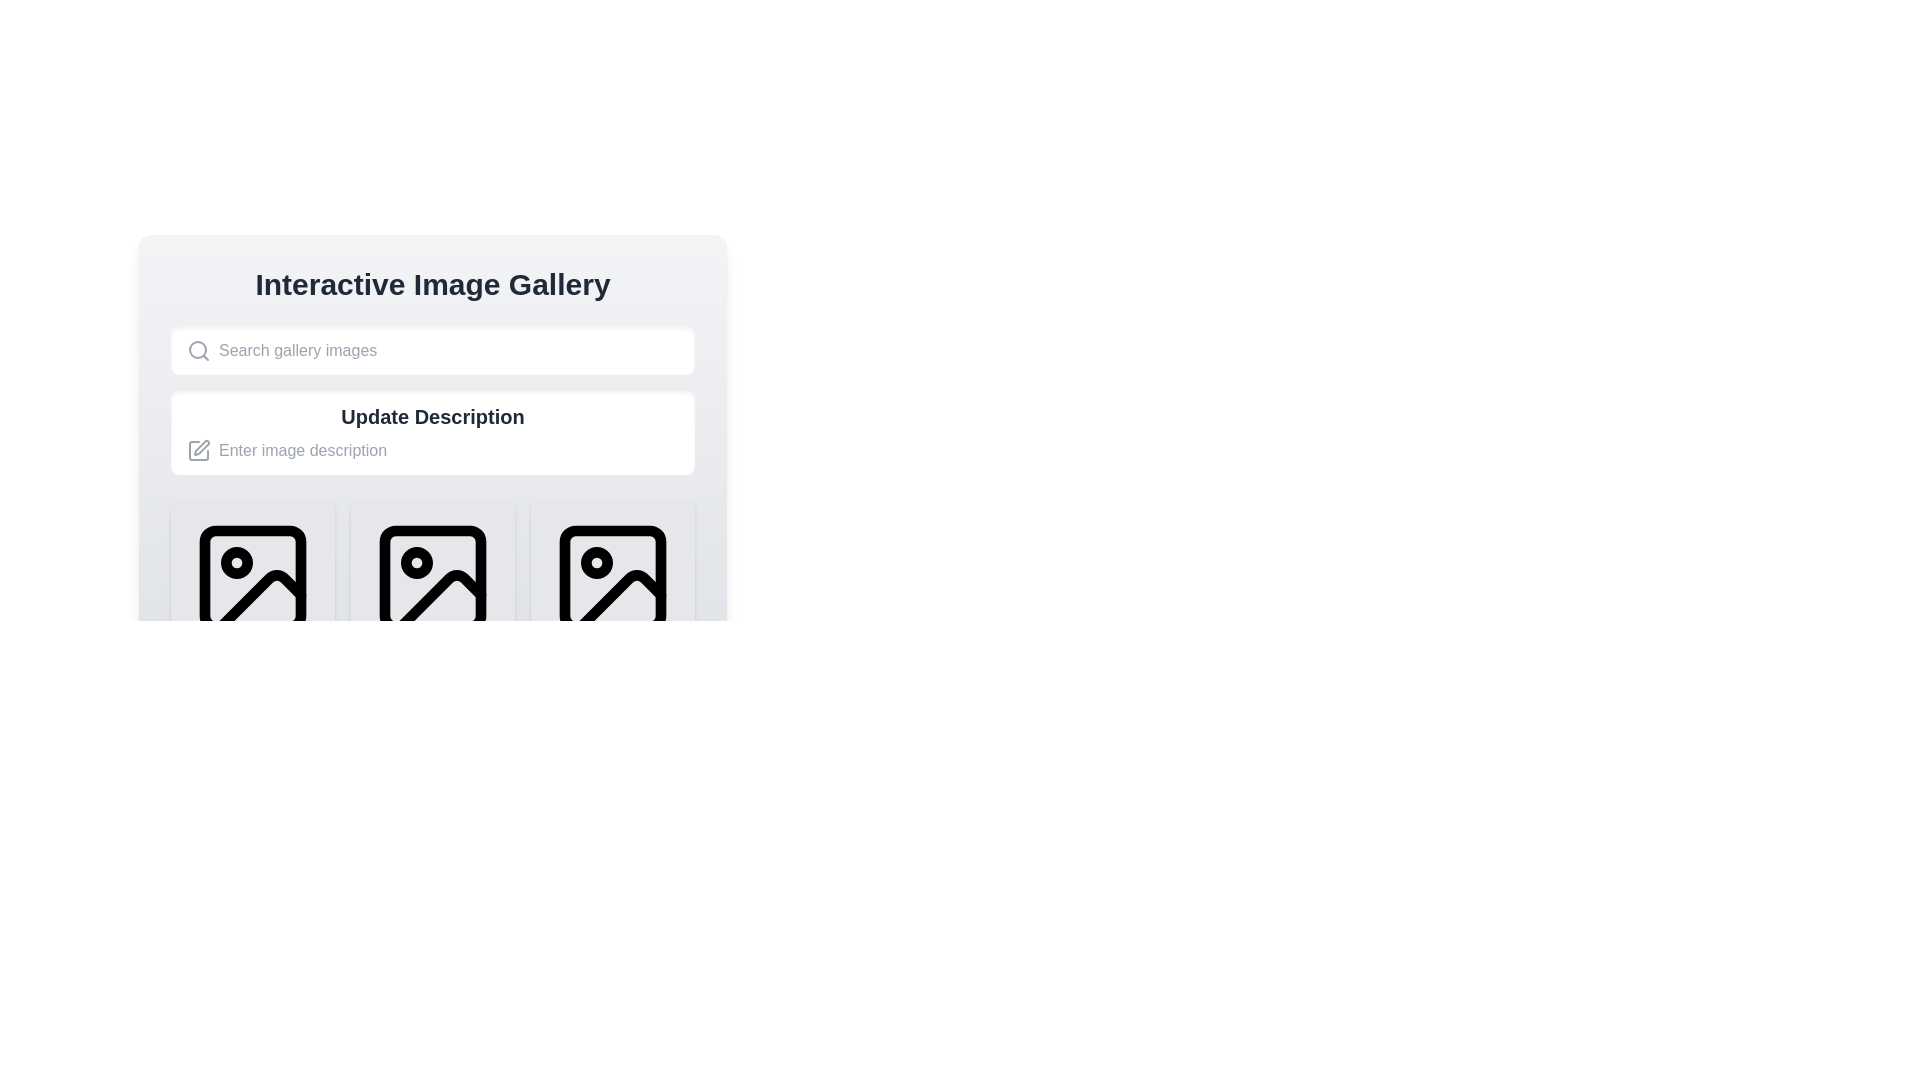  What do you see at coordinates (198, 350) in the screenshot?
I see `the search icon, which is a minimalist gray magnifying glass located to the left of the text input field with the placeholder 'Search gallery images'` at bounding box center [198, 350].